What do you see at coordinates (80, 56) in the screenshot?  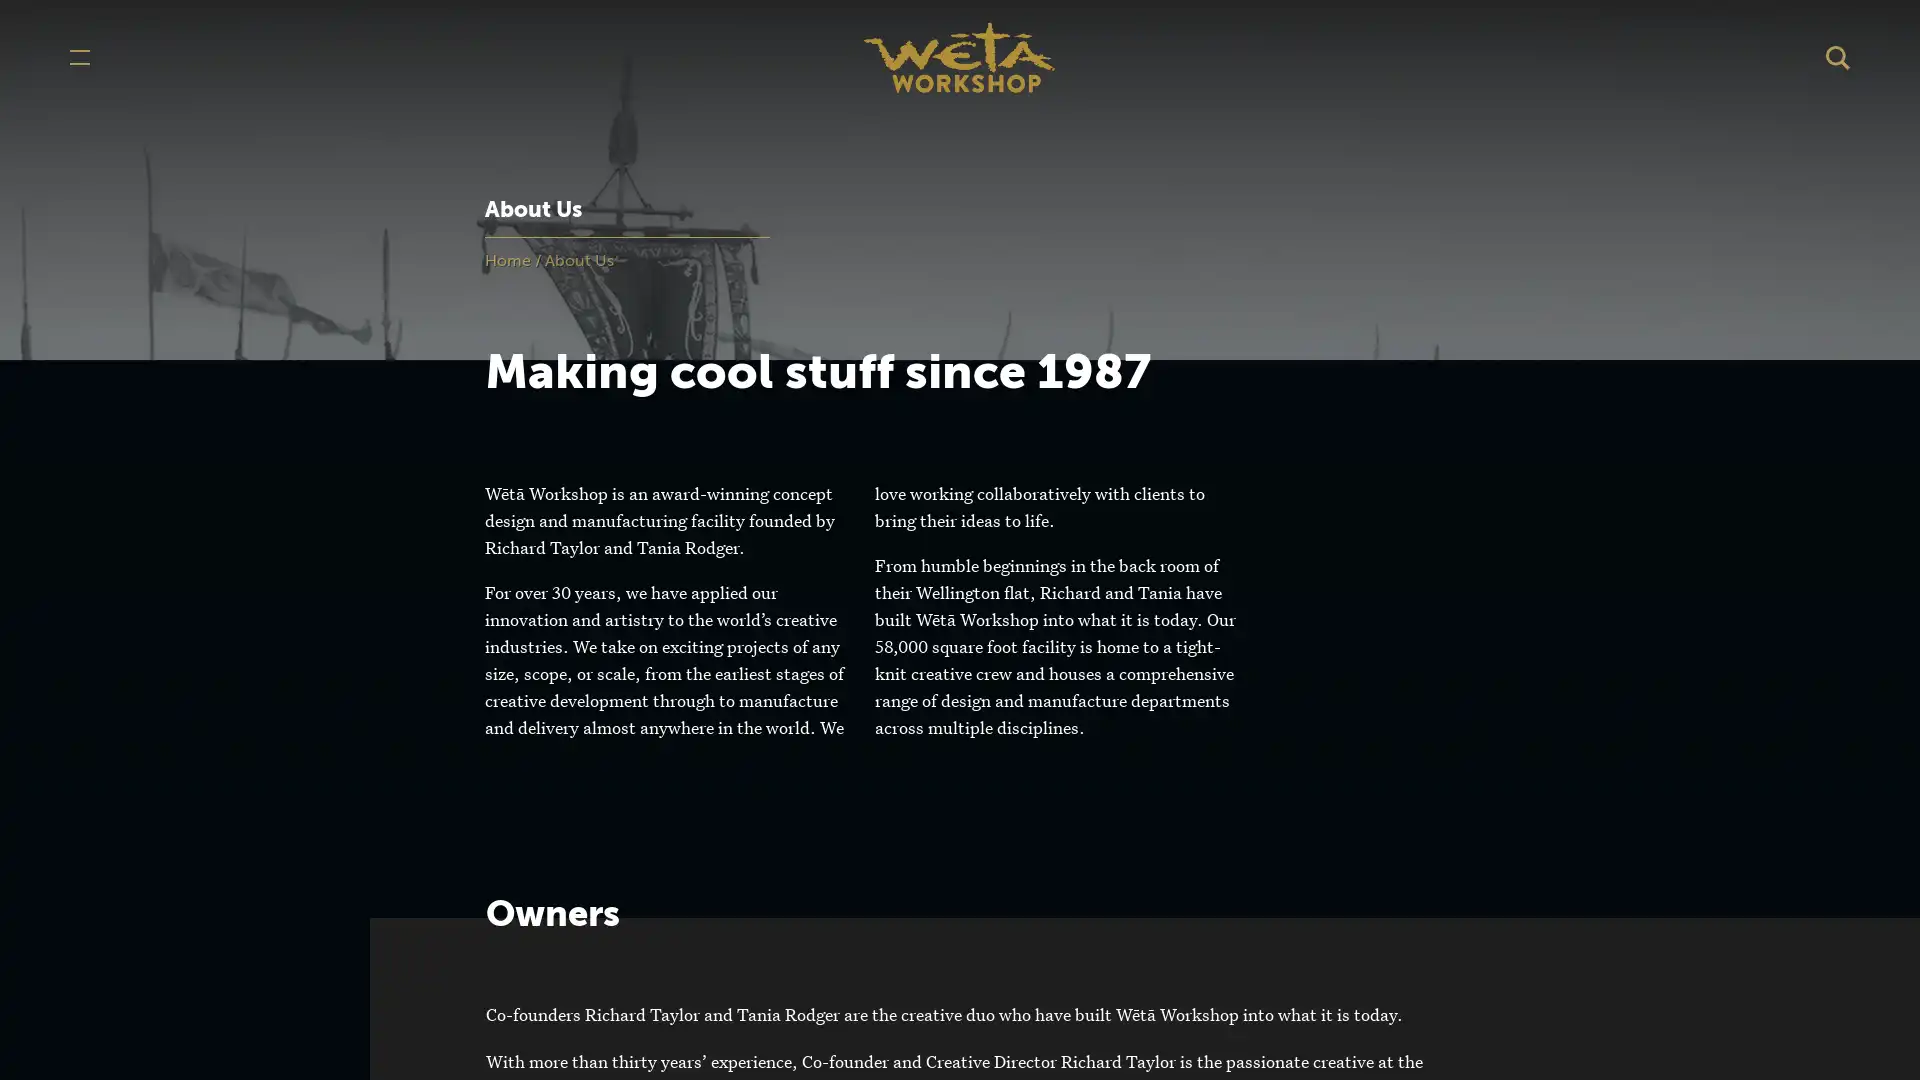 I see `Toggle navigation` at bounding box center [80, 56].